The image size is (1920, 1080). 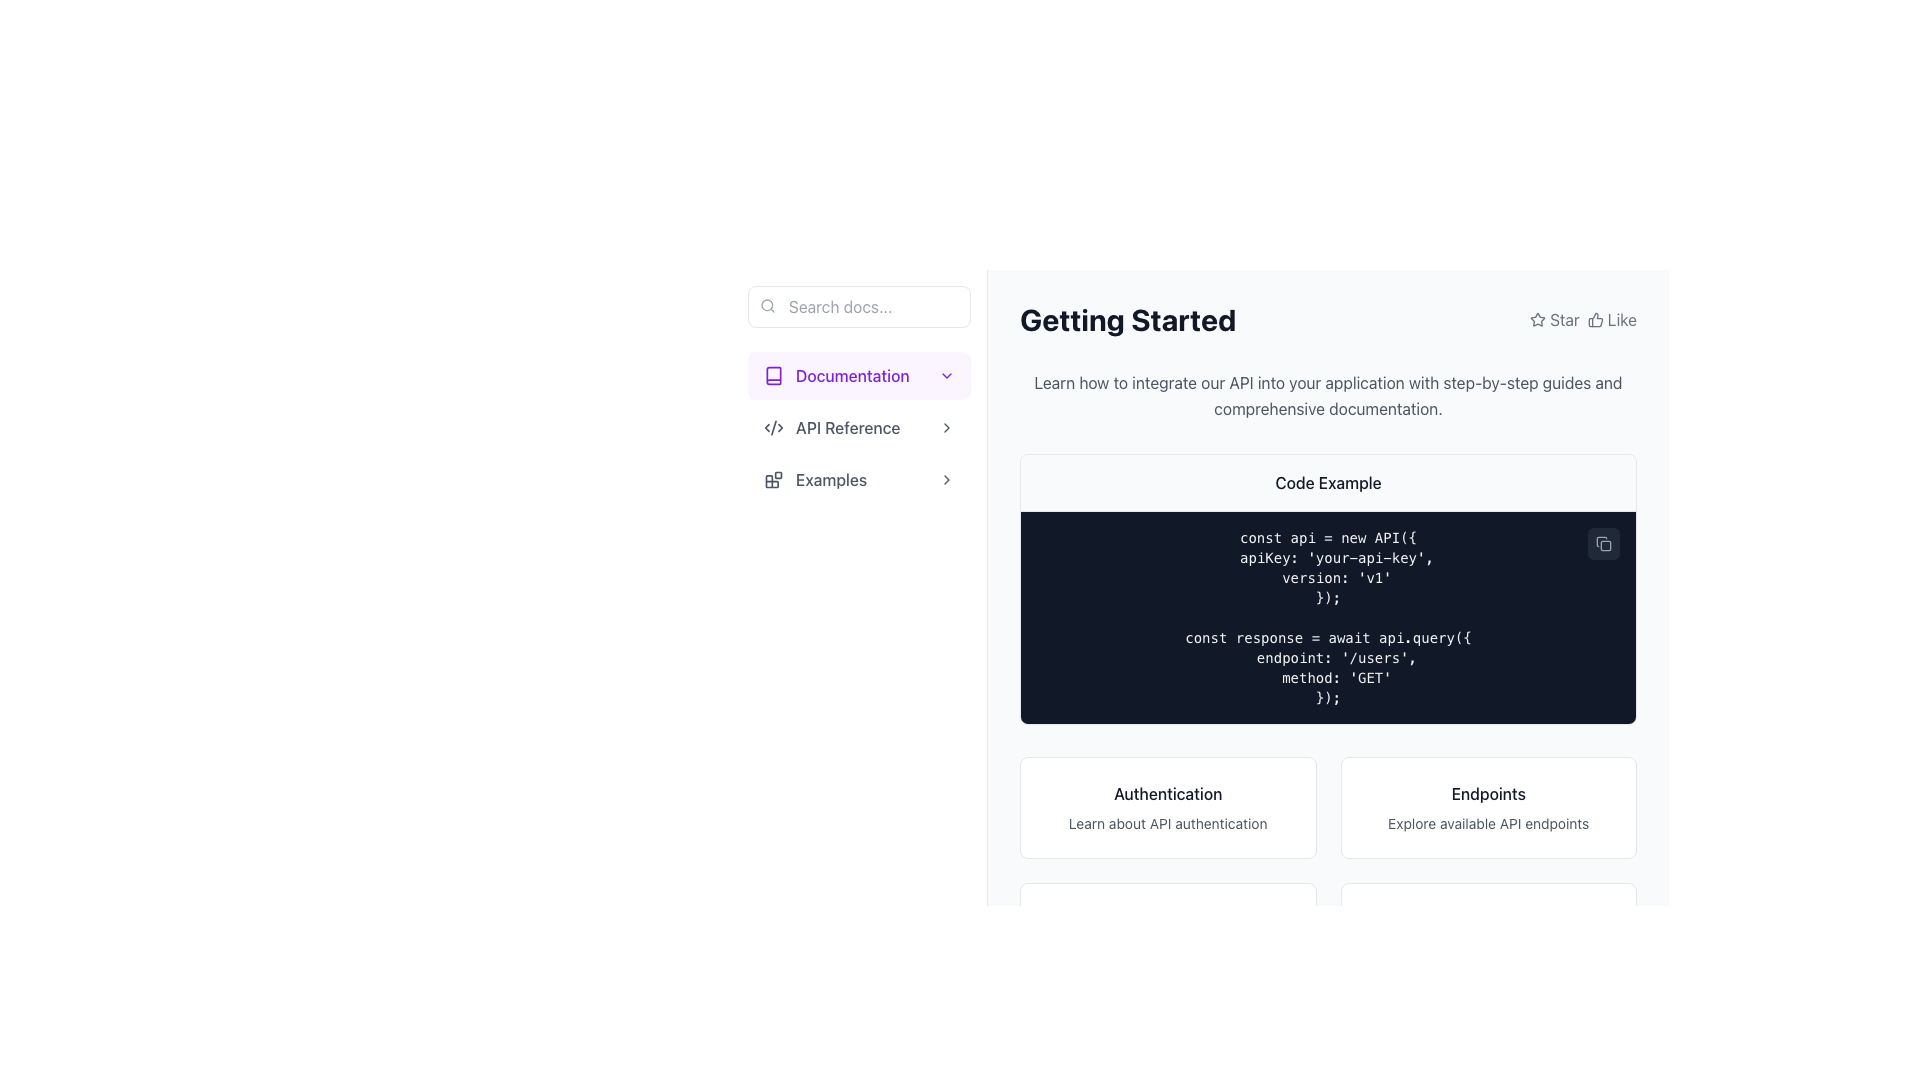 What do you see at coordinates (1537, 319) in the screenshot?
I see `the star icon that indicates marking or favoriting, located in the top-right corner of the interface next to the label 'Star'` at bounding box center [1537, 319].